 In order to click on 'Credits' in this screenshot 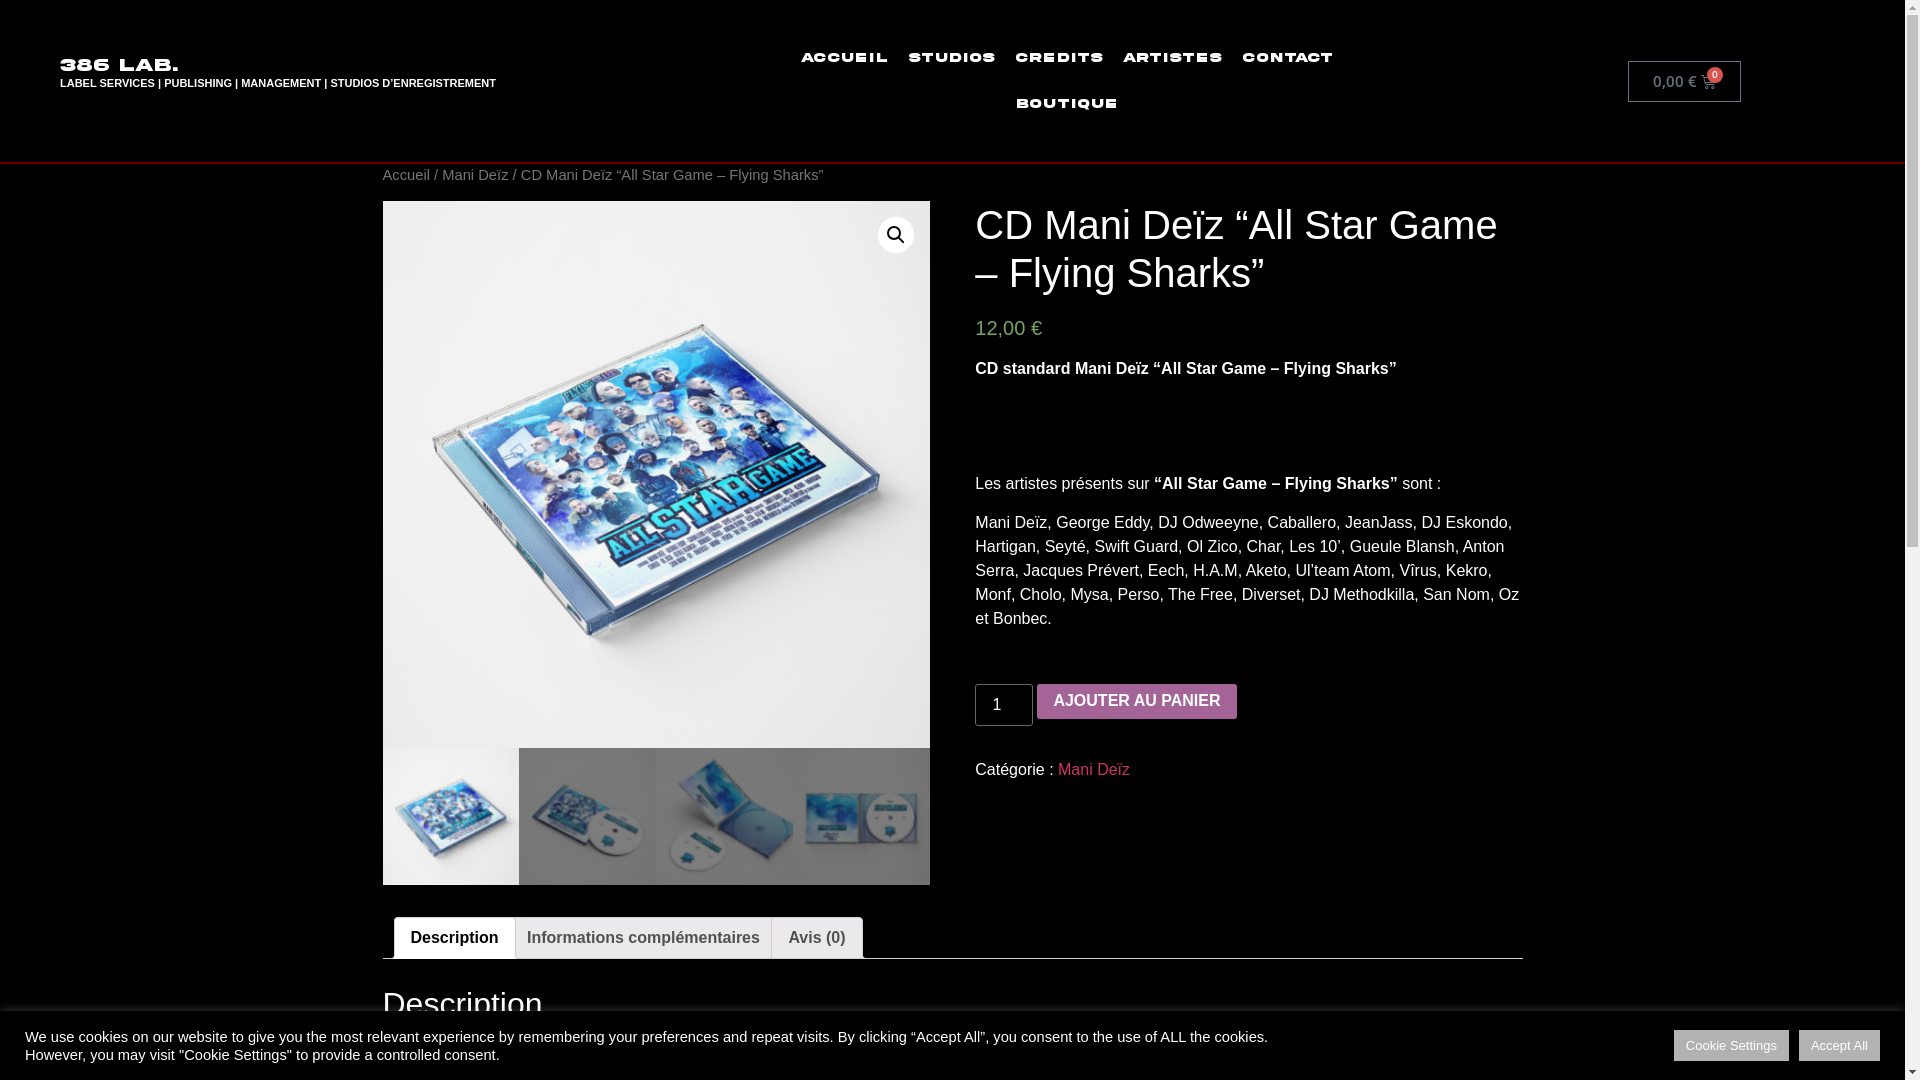, I will do `click(1058, 56)`.